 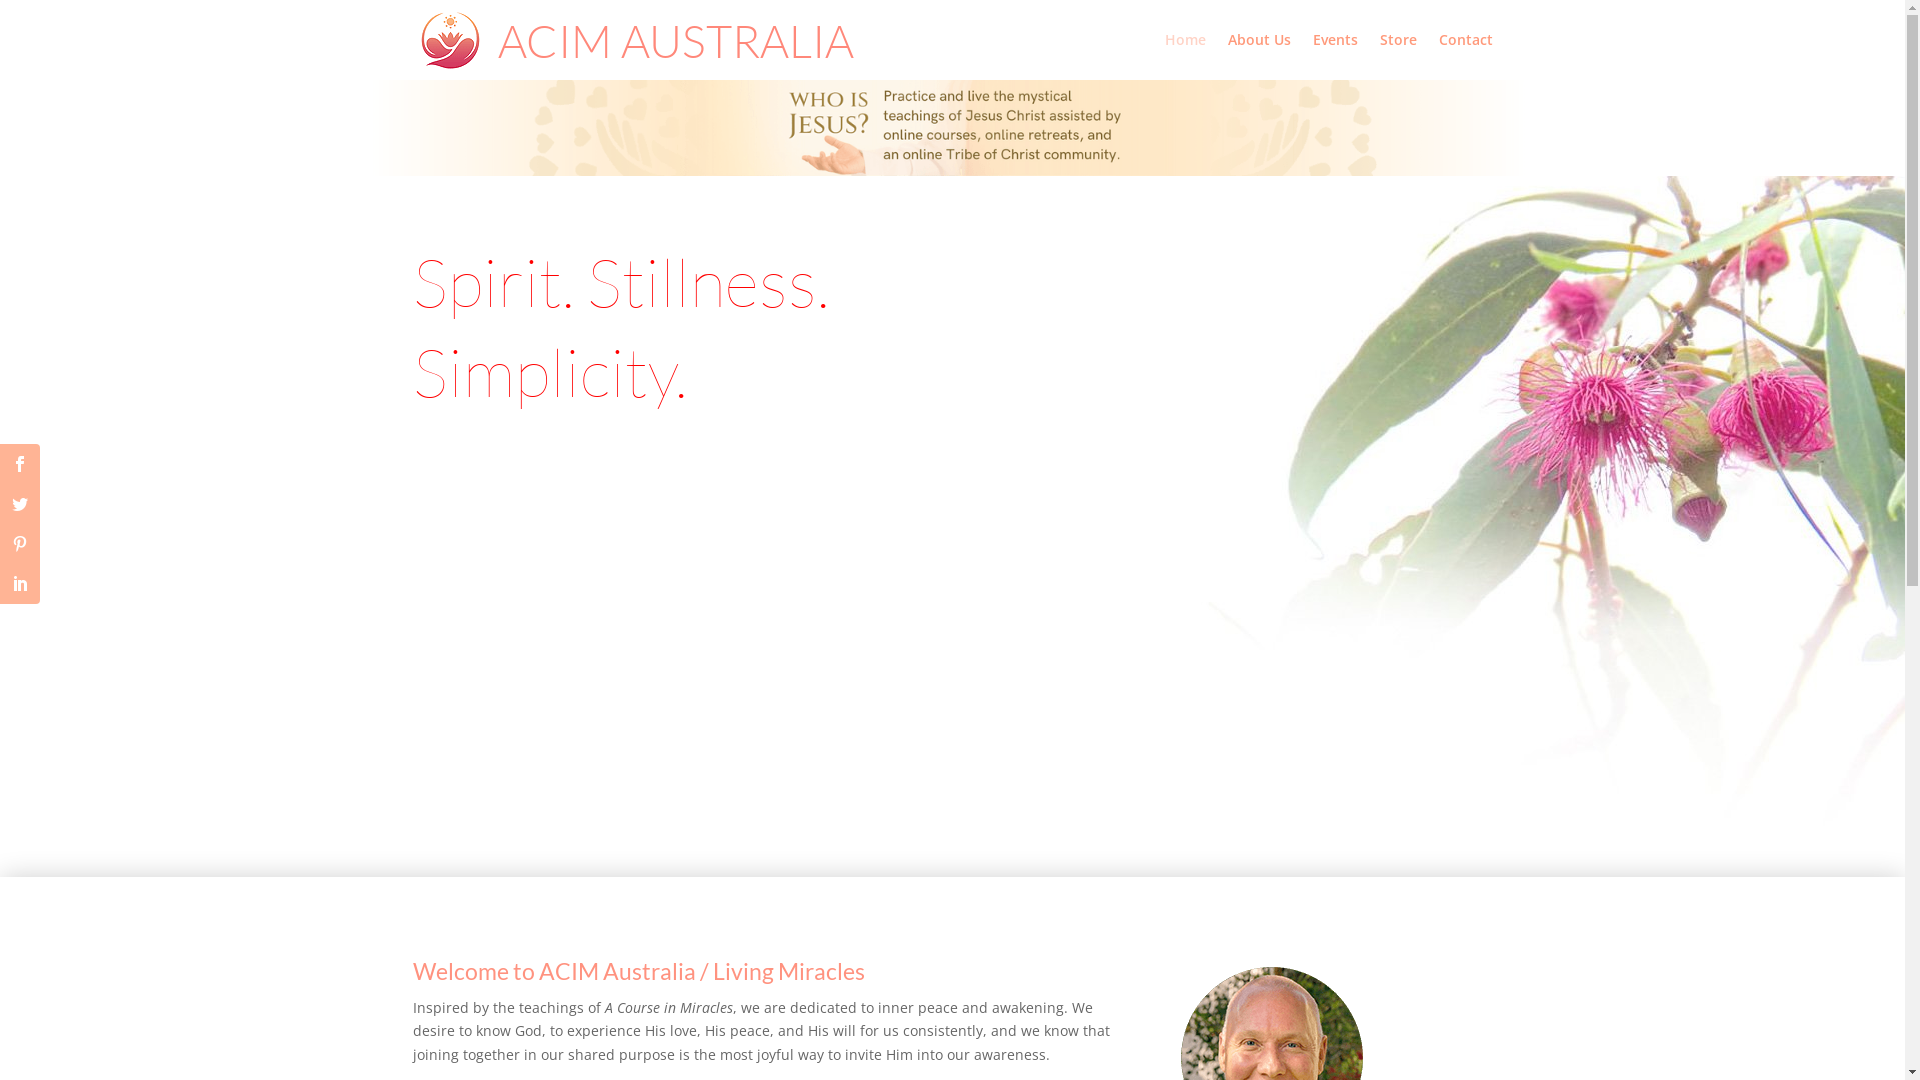 I want to click on 'Store', so click(x=1397, y=55).